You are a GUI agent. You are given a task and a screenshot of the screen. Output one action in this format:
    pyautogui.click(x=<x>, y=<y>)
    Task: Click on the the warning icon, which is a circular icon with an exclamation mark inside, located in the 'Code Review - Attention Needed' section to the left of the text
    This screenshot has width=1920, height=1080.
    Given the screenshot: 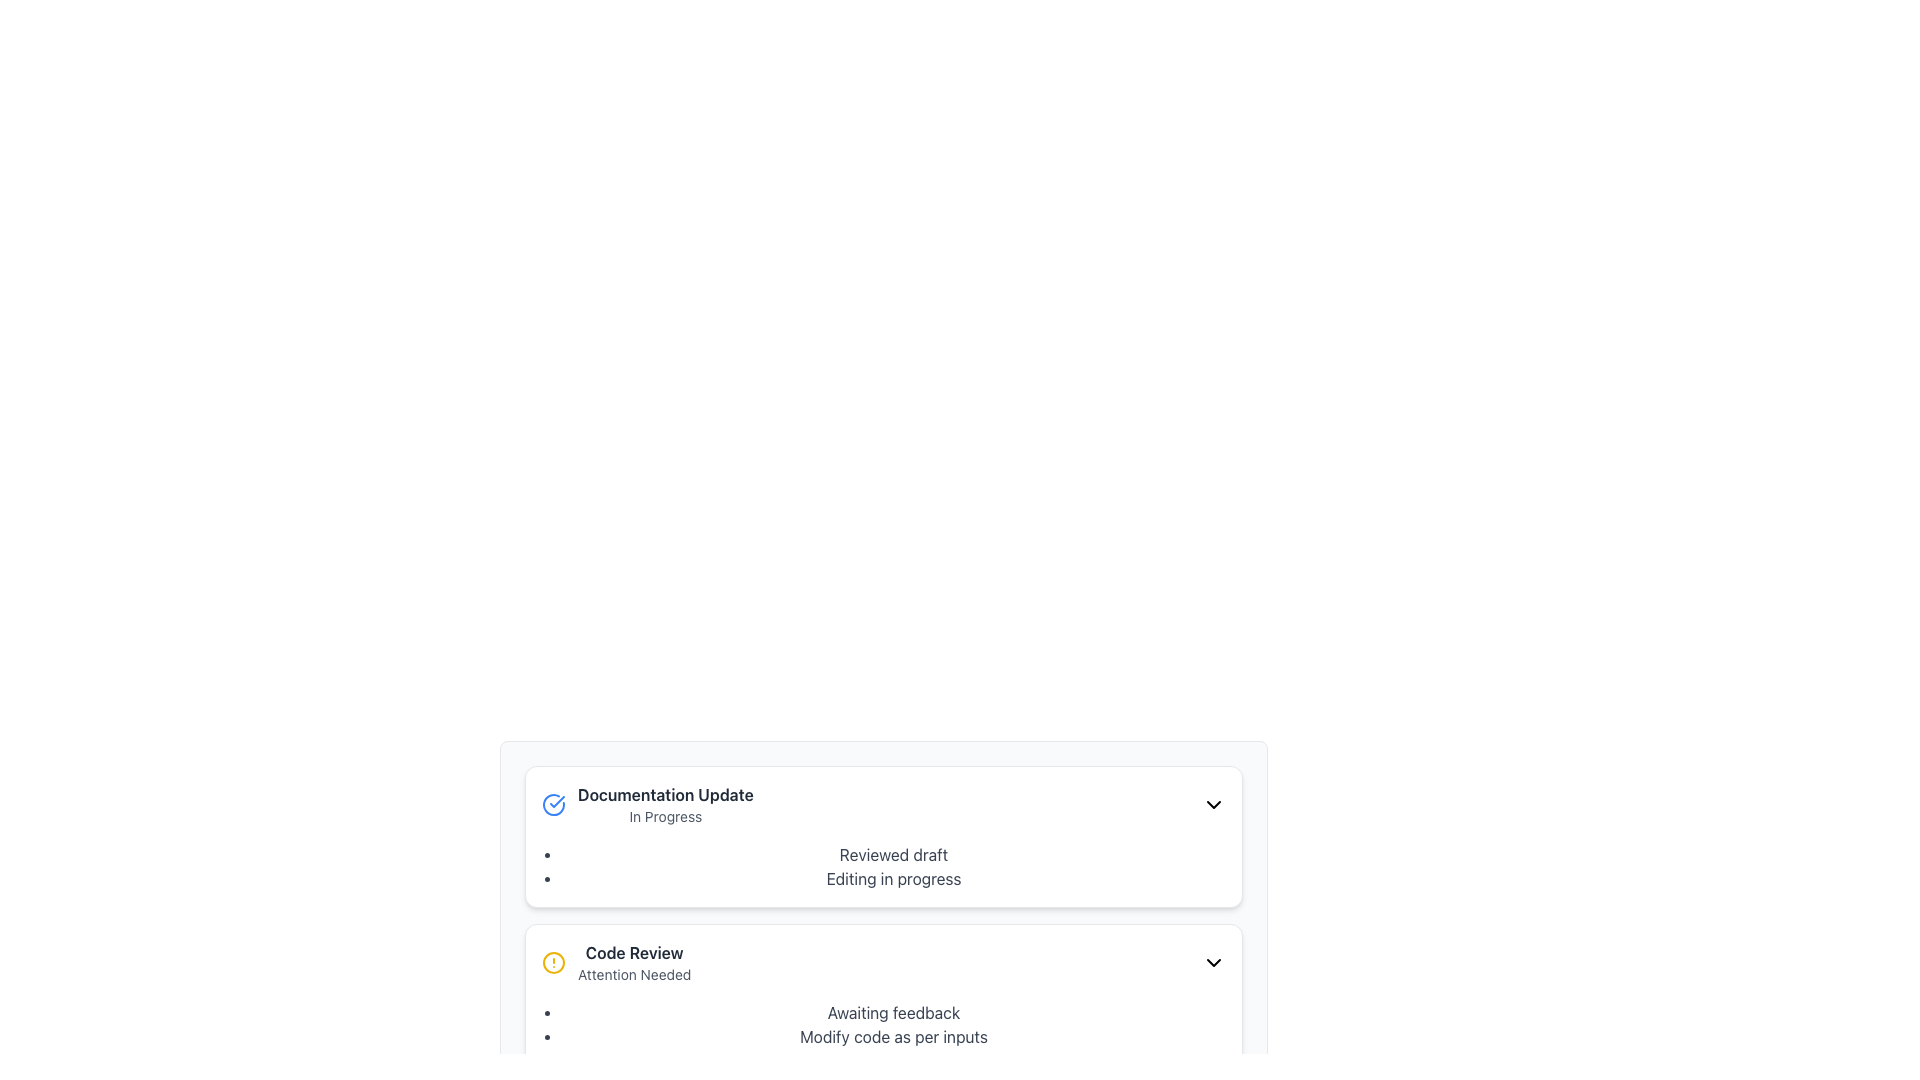 What is the action you would take?
    pyautogui.click(x=553, y=962)
    